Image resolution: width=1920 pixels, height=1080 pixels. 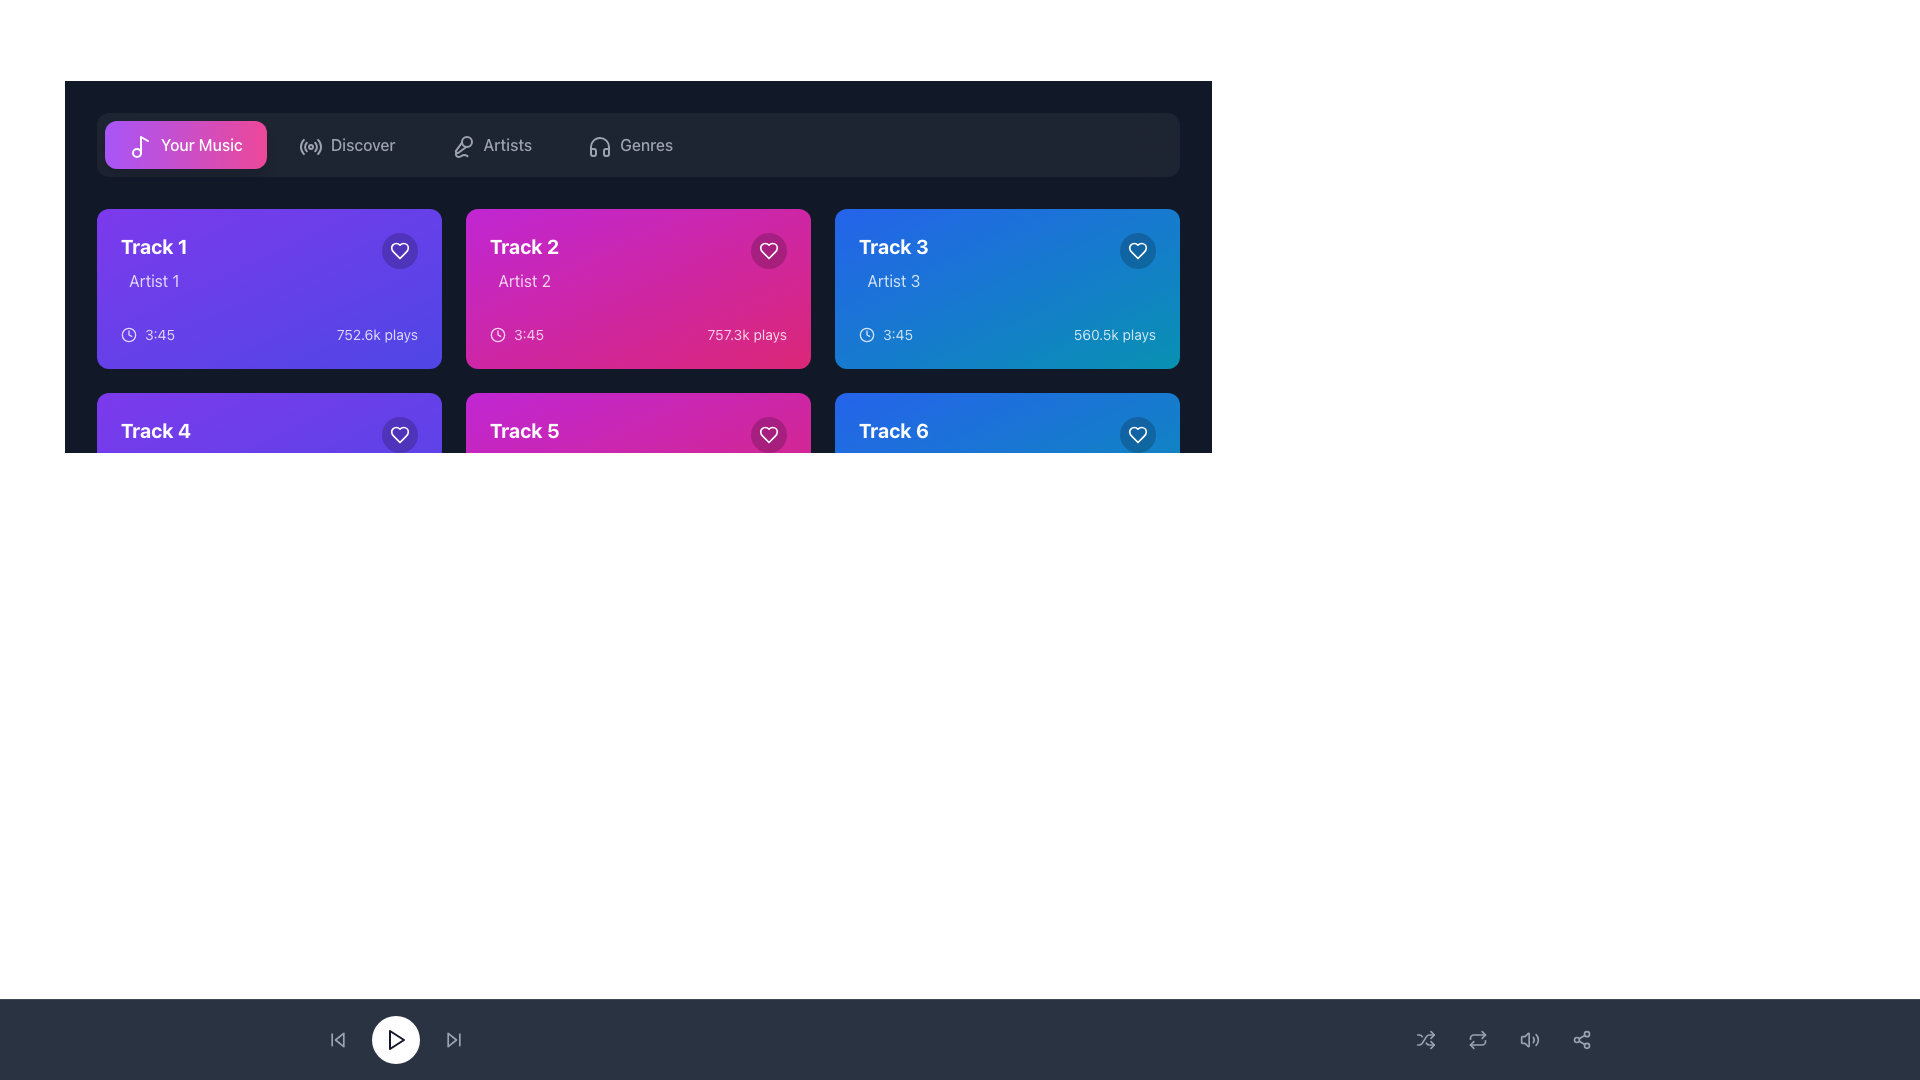 I want to click on the 'Genres' icon located in the navigation bar, positioned between the 'Artists' button and the 'Genres' label, so click(x=599, y=145).